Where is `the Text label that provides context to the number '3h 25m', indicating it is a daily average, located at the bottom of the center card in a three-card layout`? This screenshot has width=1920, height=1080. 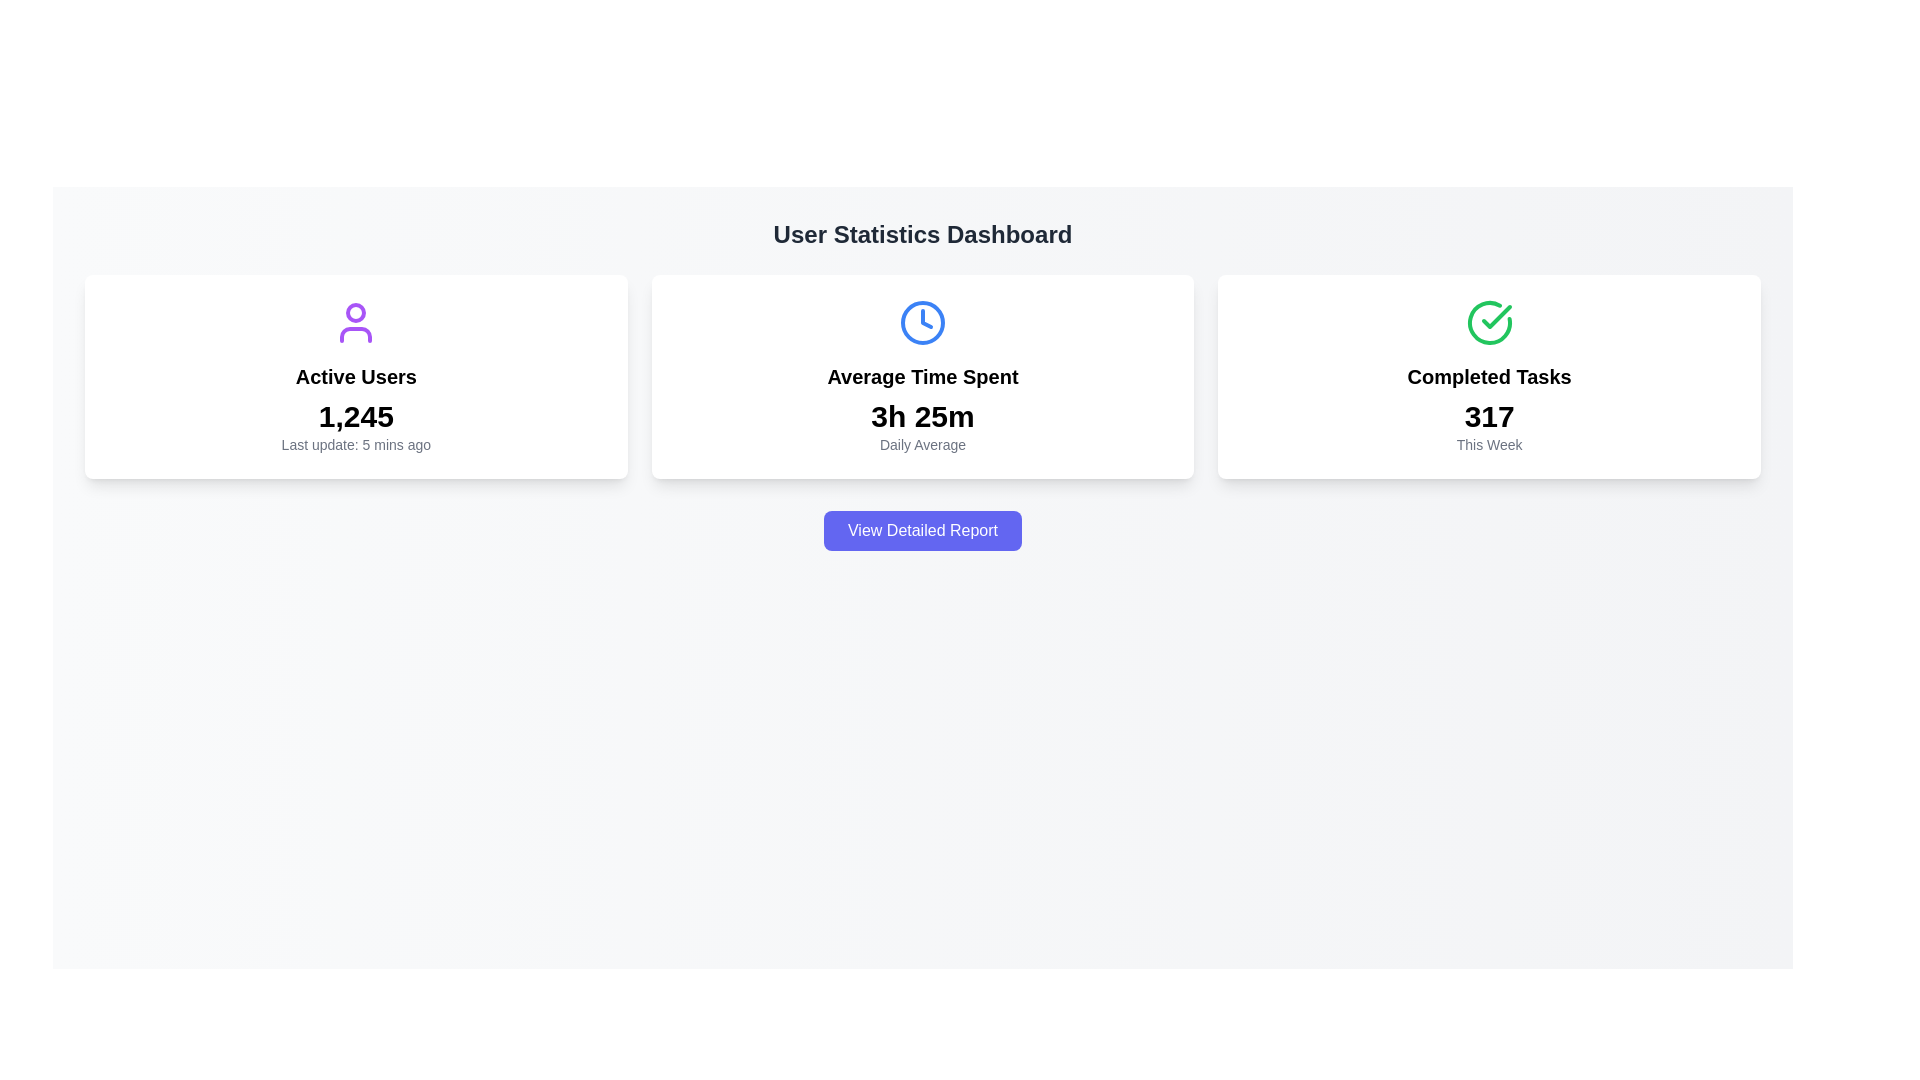
the Text label that provides context to the number '3h 25m', indicating it is a daily average, located at the bottom of the center card in a three-card layout is located at coordinates (921, 443).